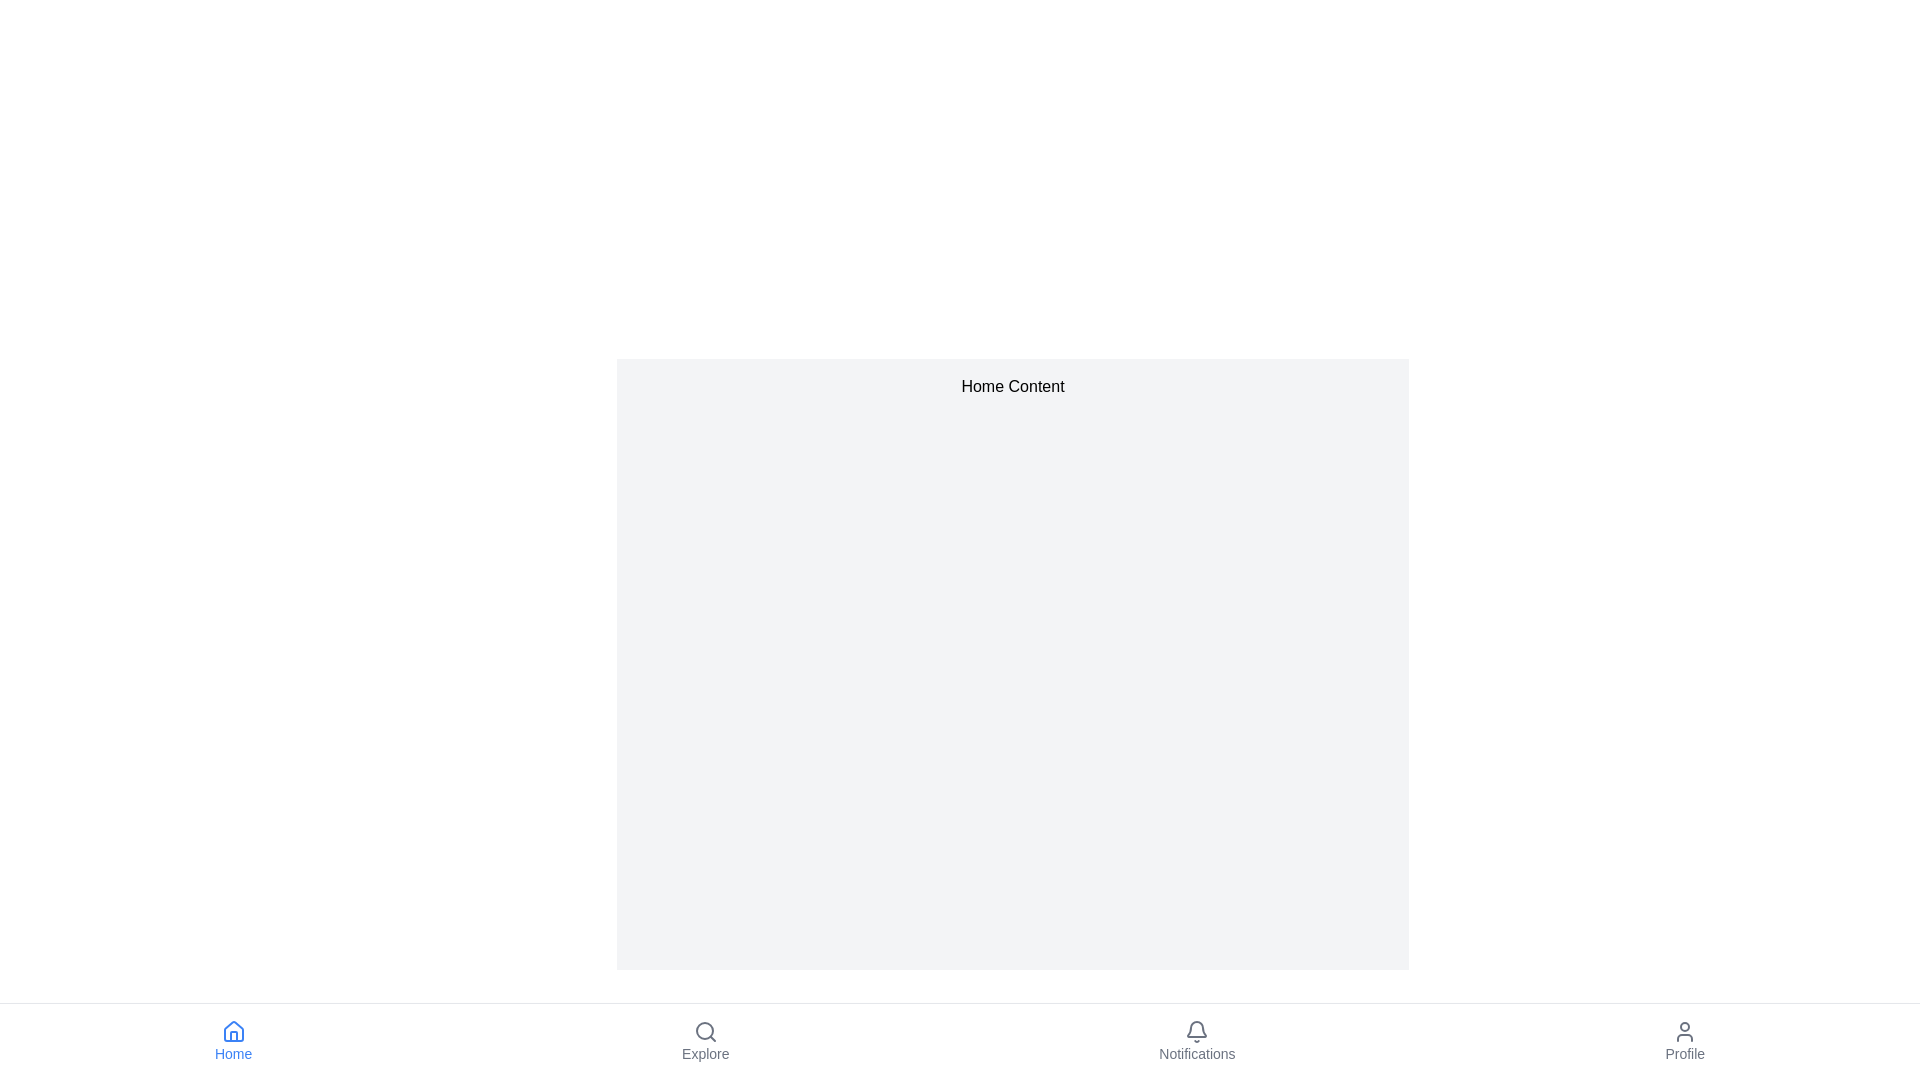 This screenshot has width=1920, height=1080. Describe the element at coordinates (1684, 1052) in the screenshot. I see `the 'Profile' text label in the bottom navigation bar` at that location.